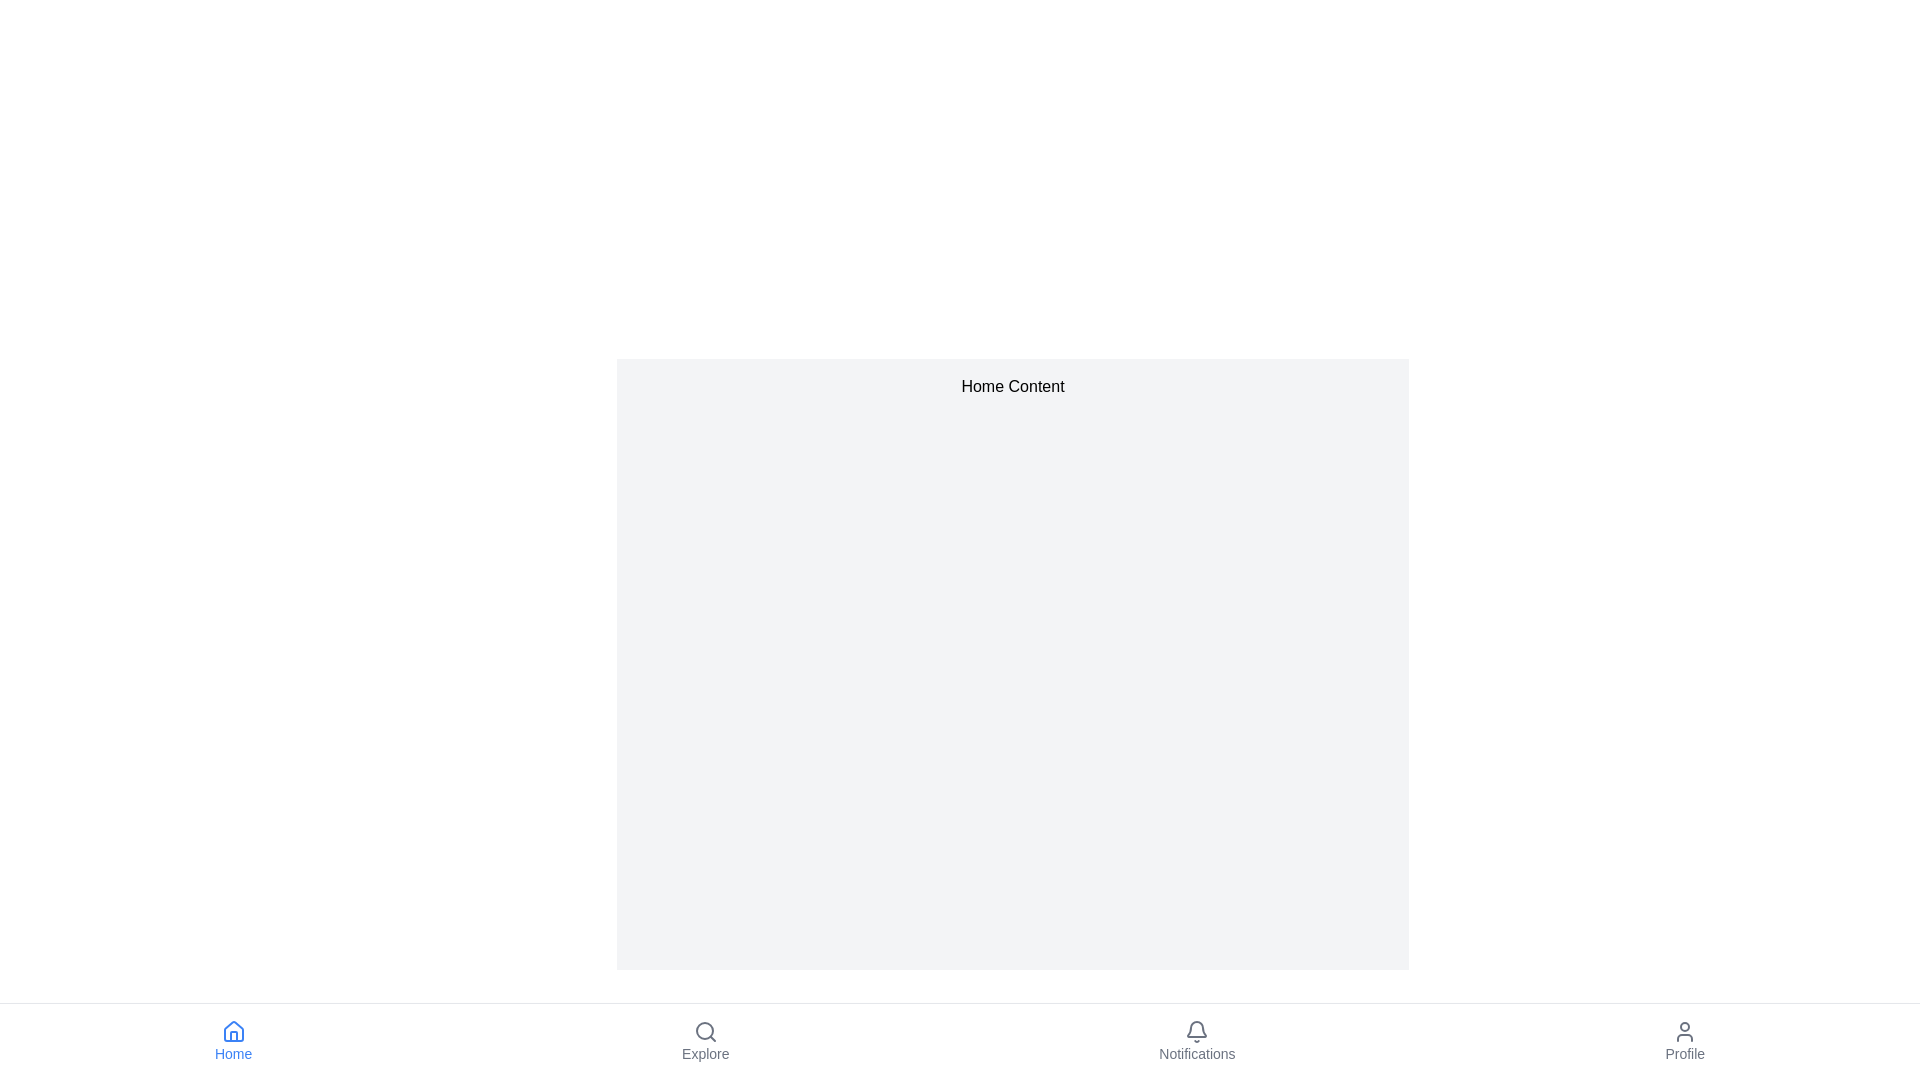 This screenshot has width=1920, height=1080. Describe the element at coordinates (1684, 1052) in the screenshot. I see `the 'Profile' text label in the bottom navigation bar` at that location.